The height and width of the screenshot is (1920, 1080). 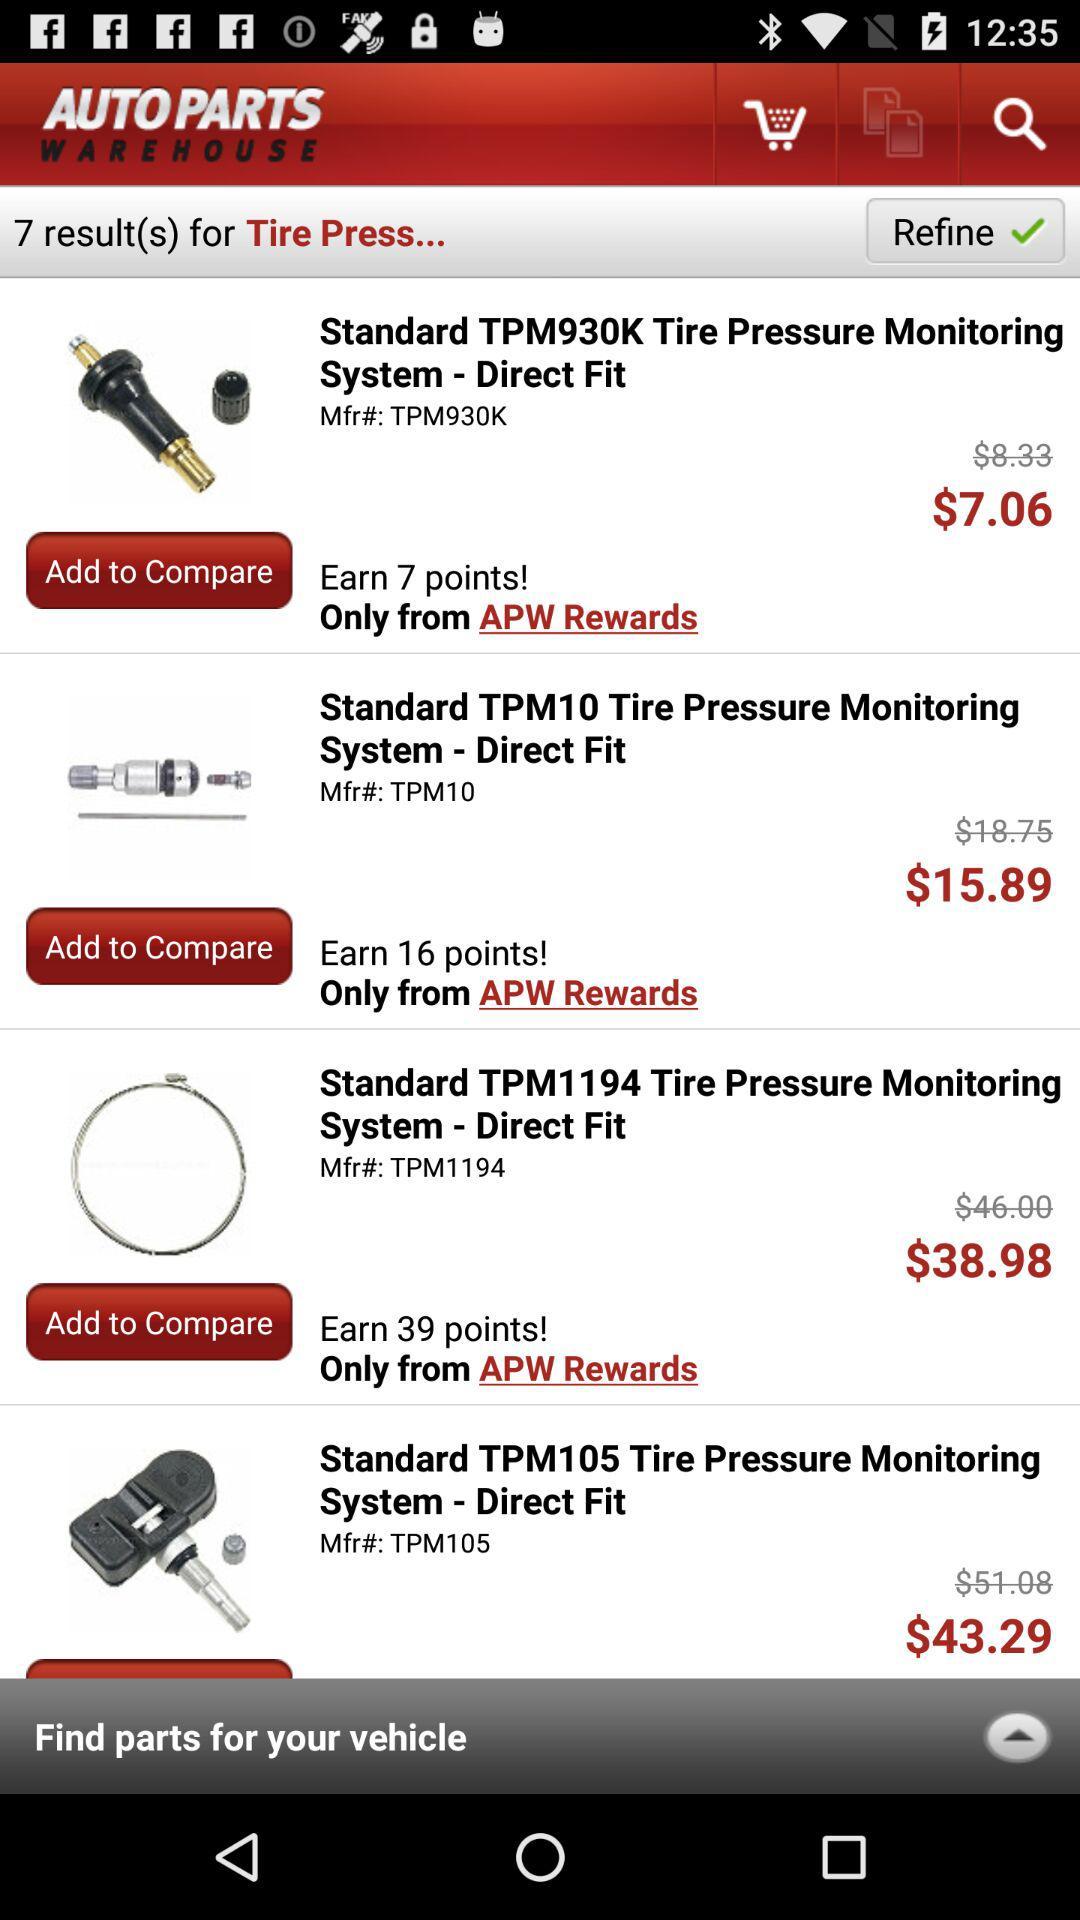 What do you see at coordinates (1018, 131) in the screenshot?
I see `the search icon` at bounding box center [1018, 131].